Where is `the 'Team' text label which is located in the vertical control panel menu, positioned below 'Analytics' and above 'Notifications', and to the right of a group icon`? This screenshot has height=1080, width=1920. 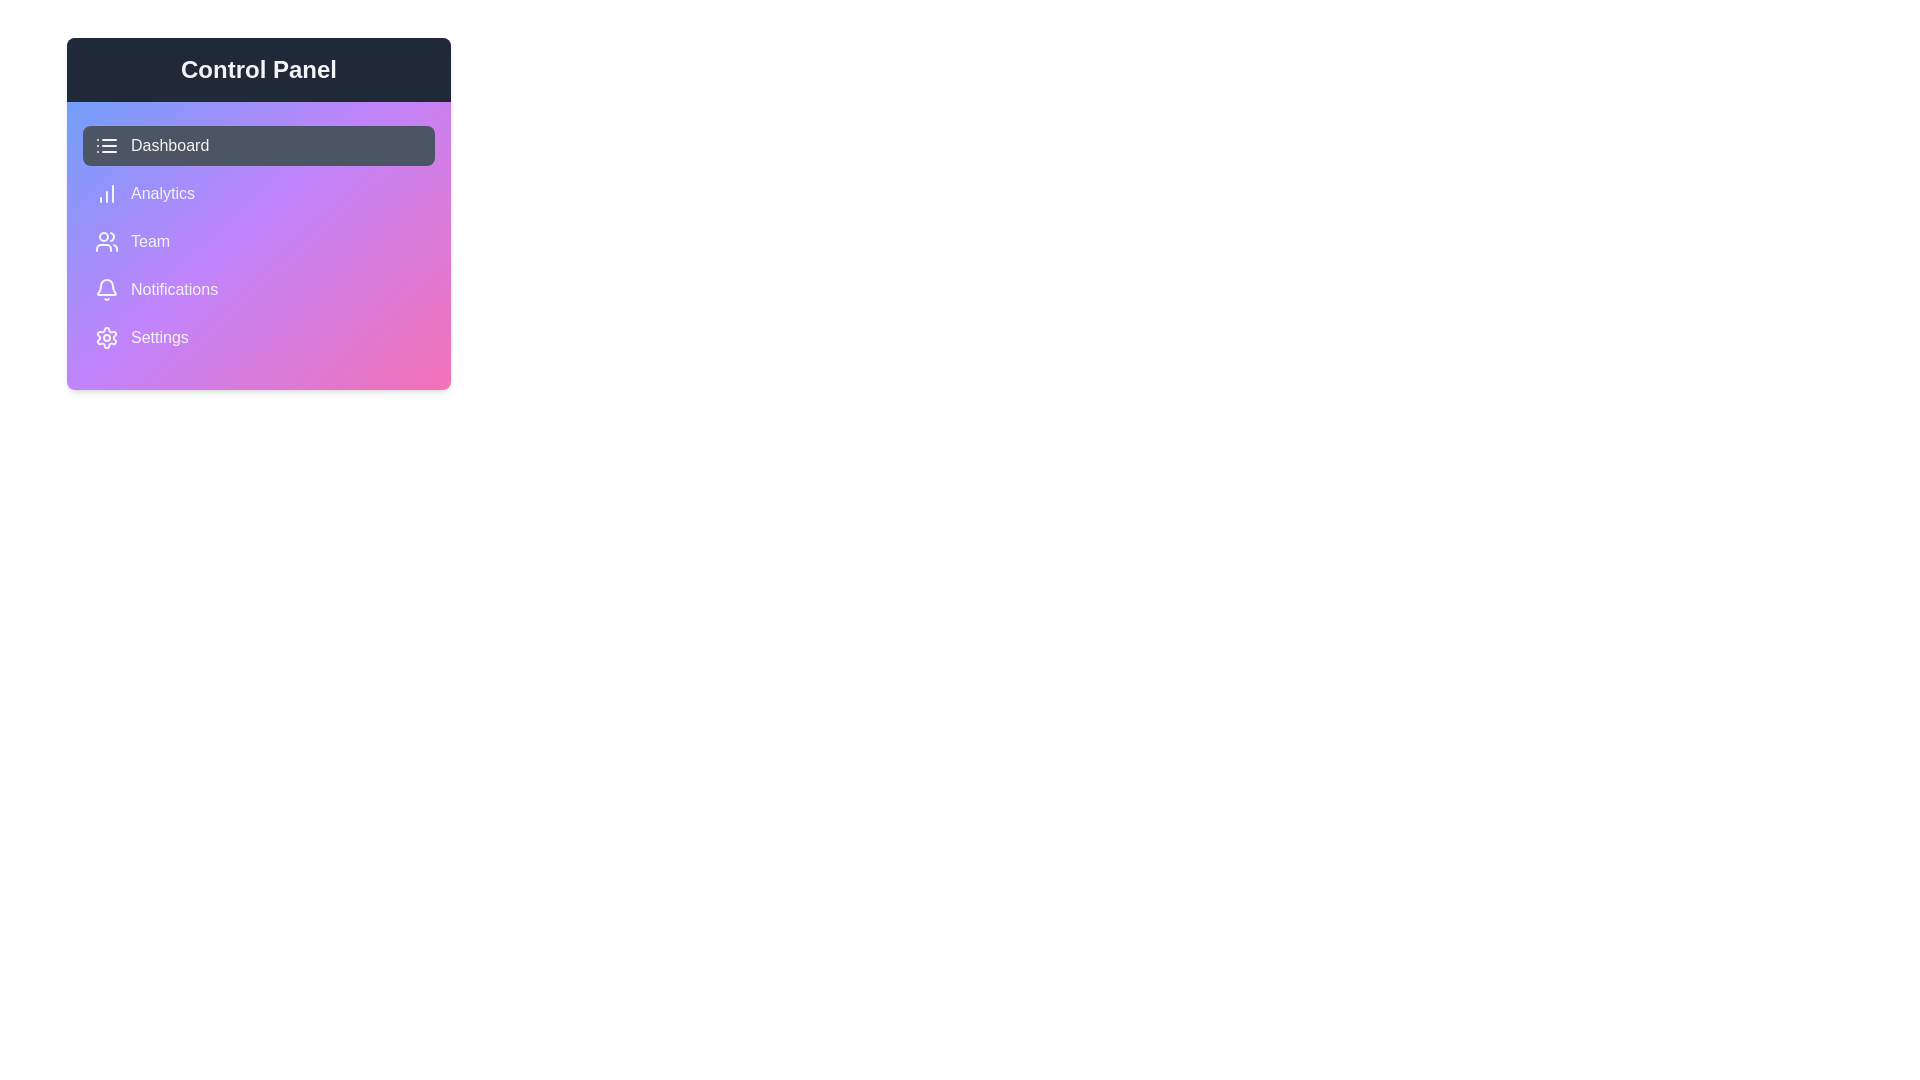 the 'Team' text label which is located in the vertical control panel menu, positioned below 'Analytics' and above 'Notifications', and to the right of a group icon is located at coordinates (149, 241).